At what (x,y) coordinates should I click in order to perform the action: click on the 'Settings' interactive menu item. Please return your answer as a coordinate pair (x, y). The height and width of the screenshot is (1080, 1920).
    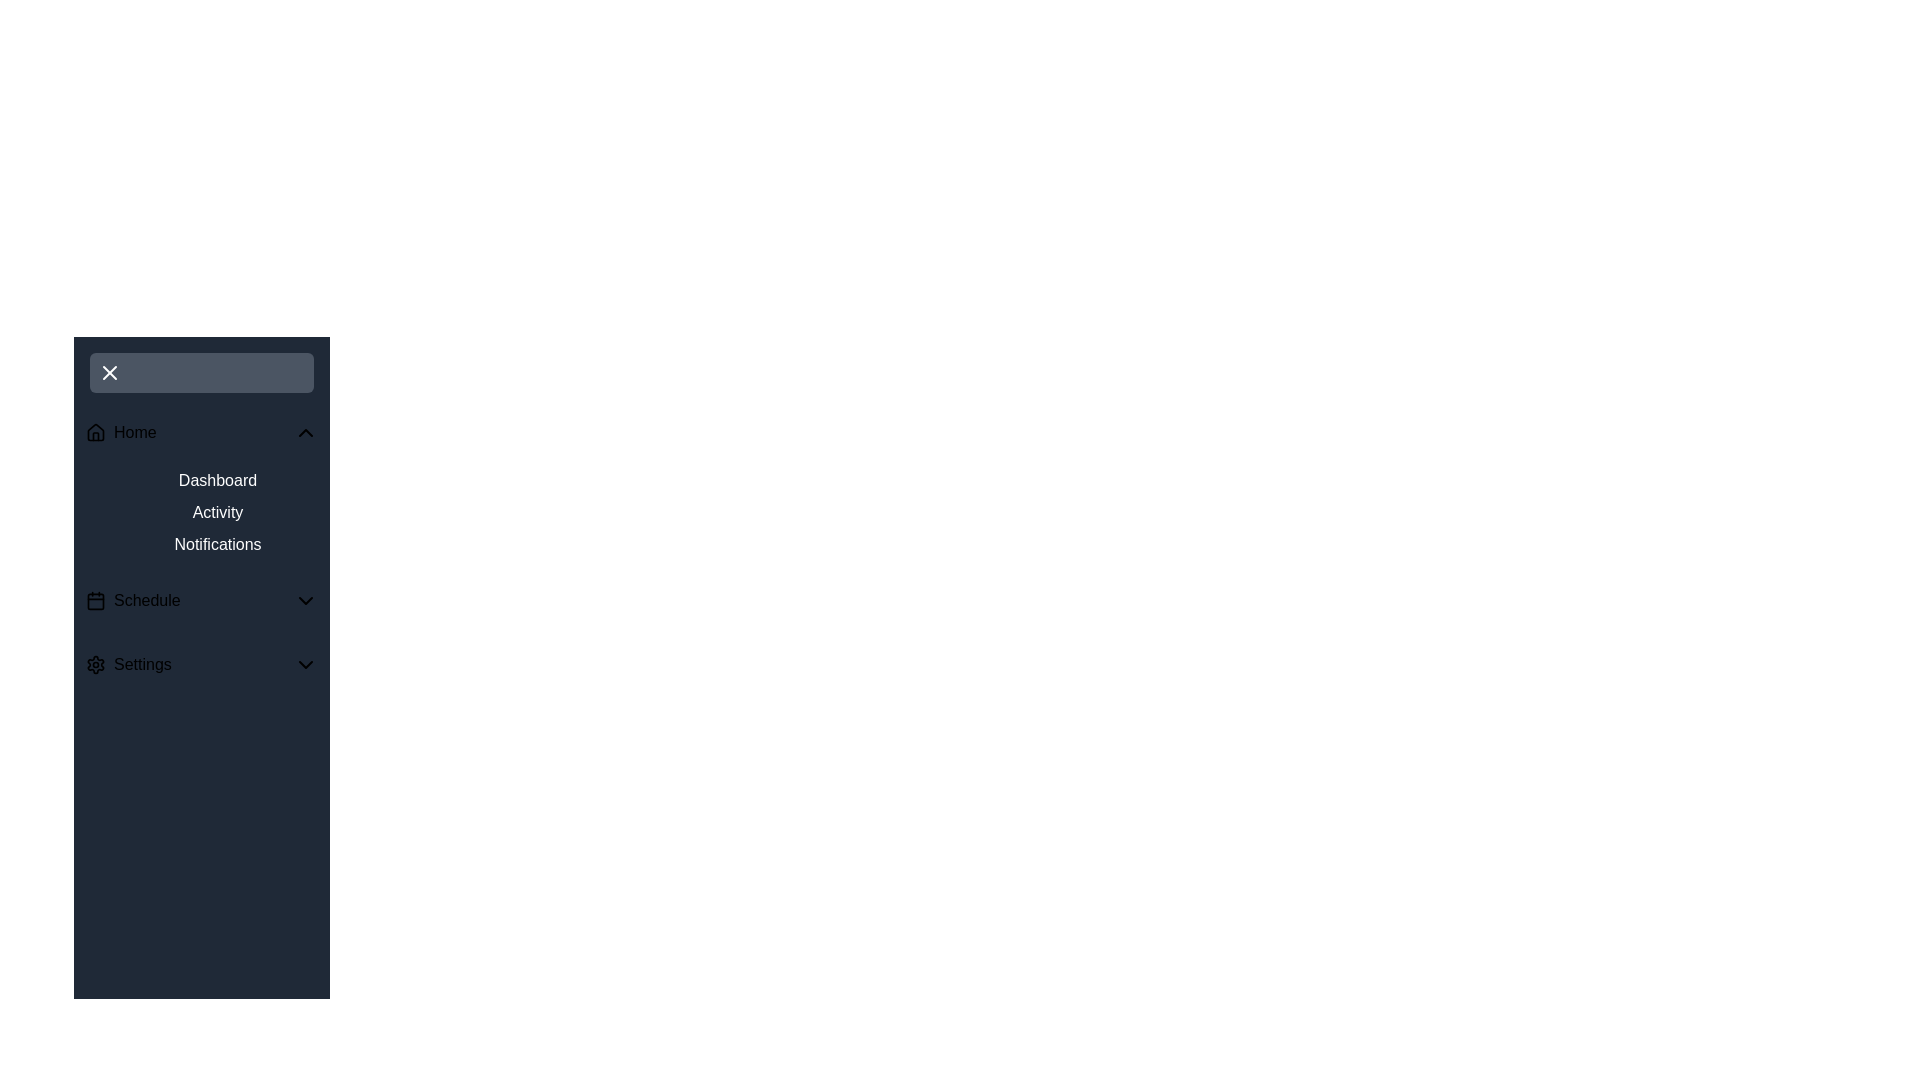
    Looking at the image, I should click on (127, 664).